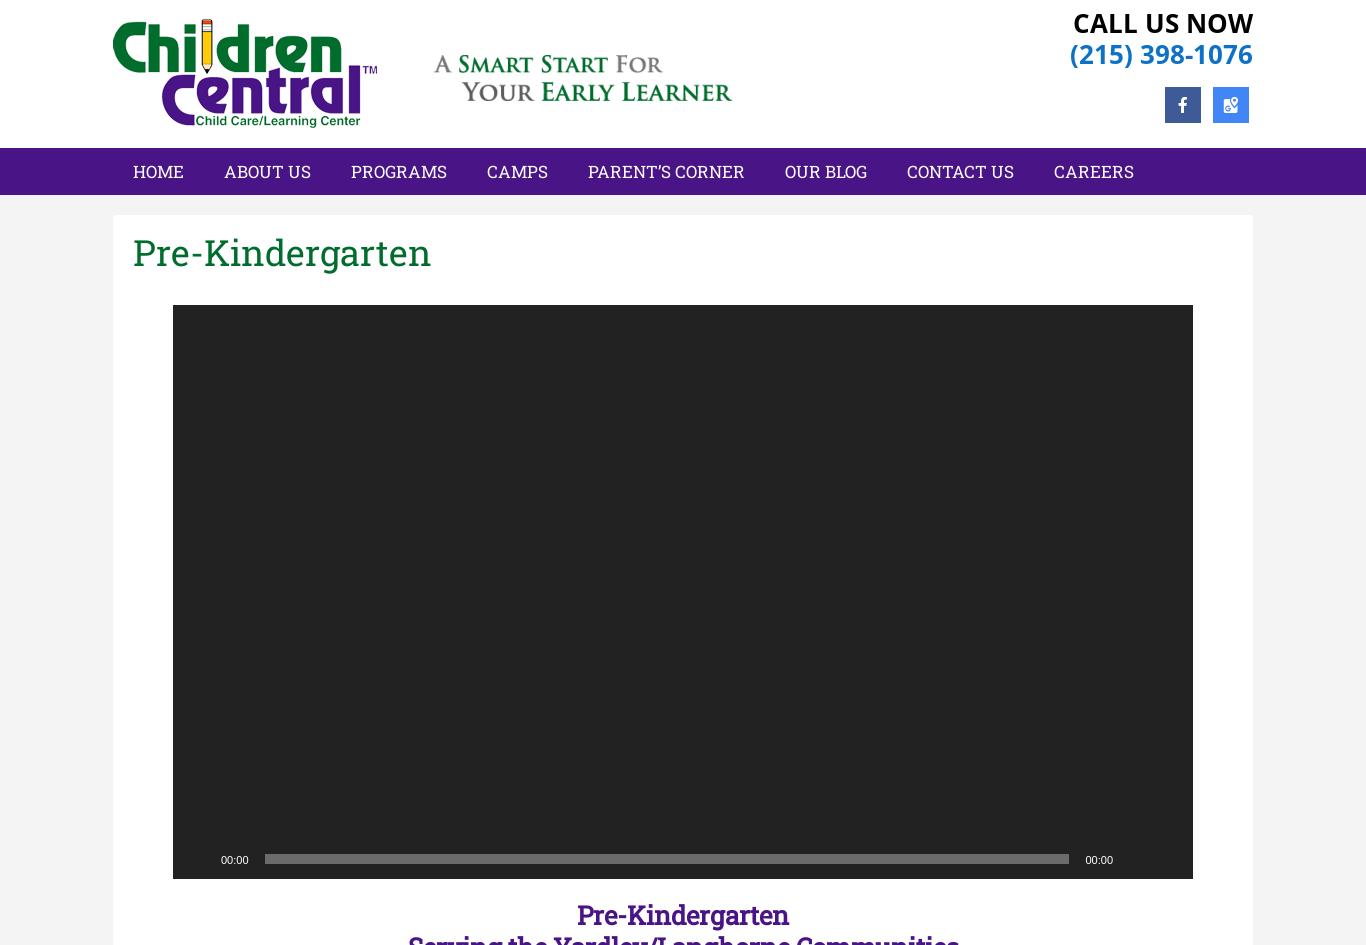 The height and width of the screenshot is (945, 1366). What do you see at coordinates (517, 171) in the screenshot?
I see `'Camps'` at bounding box center [517, 171].